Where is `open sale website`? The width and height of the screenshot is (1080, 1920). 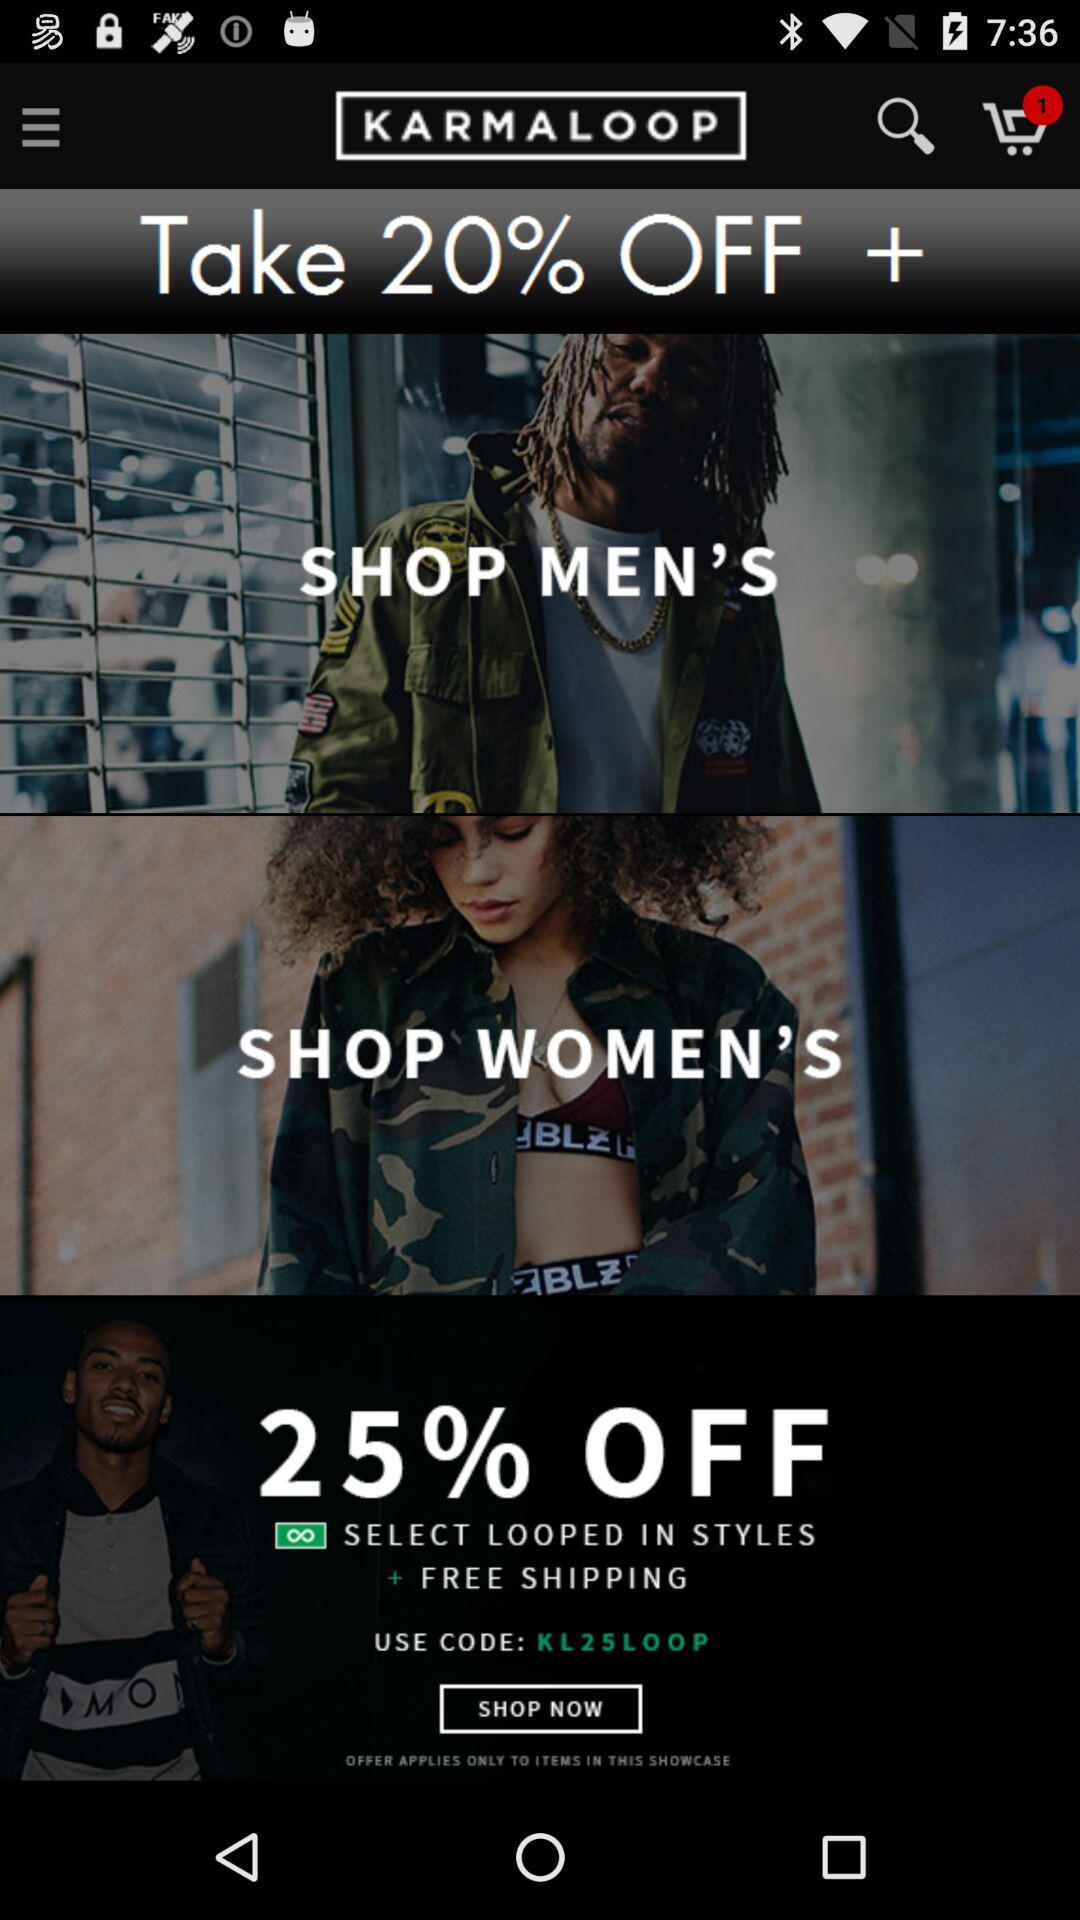 open sale website is located at coordinates (540, 1538).